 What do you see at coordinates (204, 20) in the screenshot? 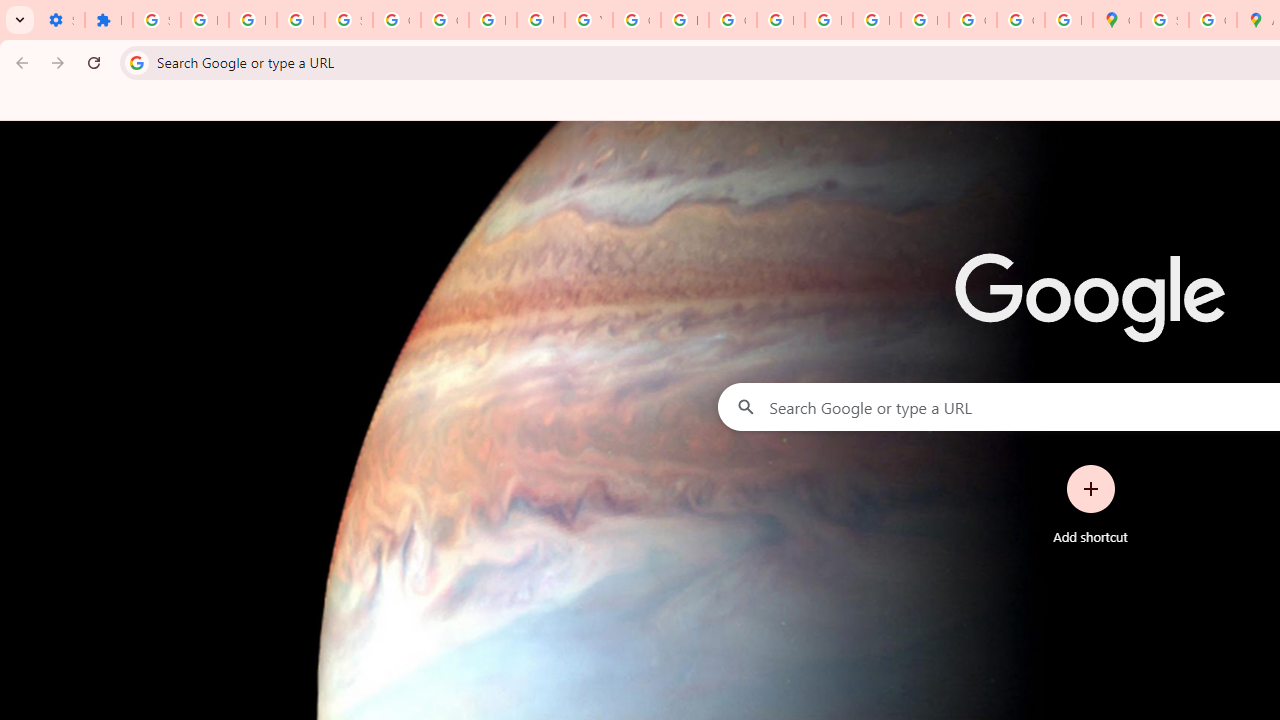
I see `'Delete photos & videos - Computer - Google Photos Help'` at bounding box center [204, 20].